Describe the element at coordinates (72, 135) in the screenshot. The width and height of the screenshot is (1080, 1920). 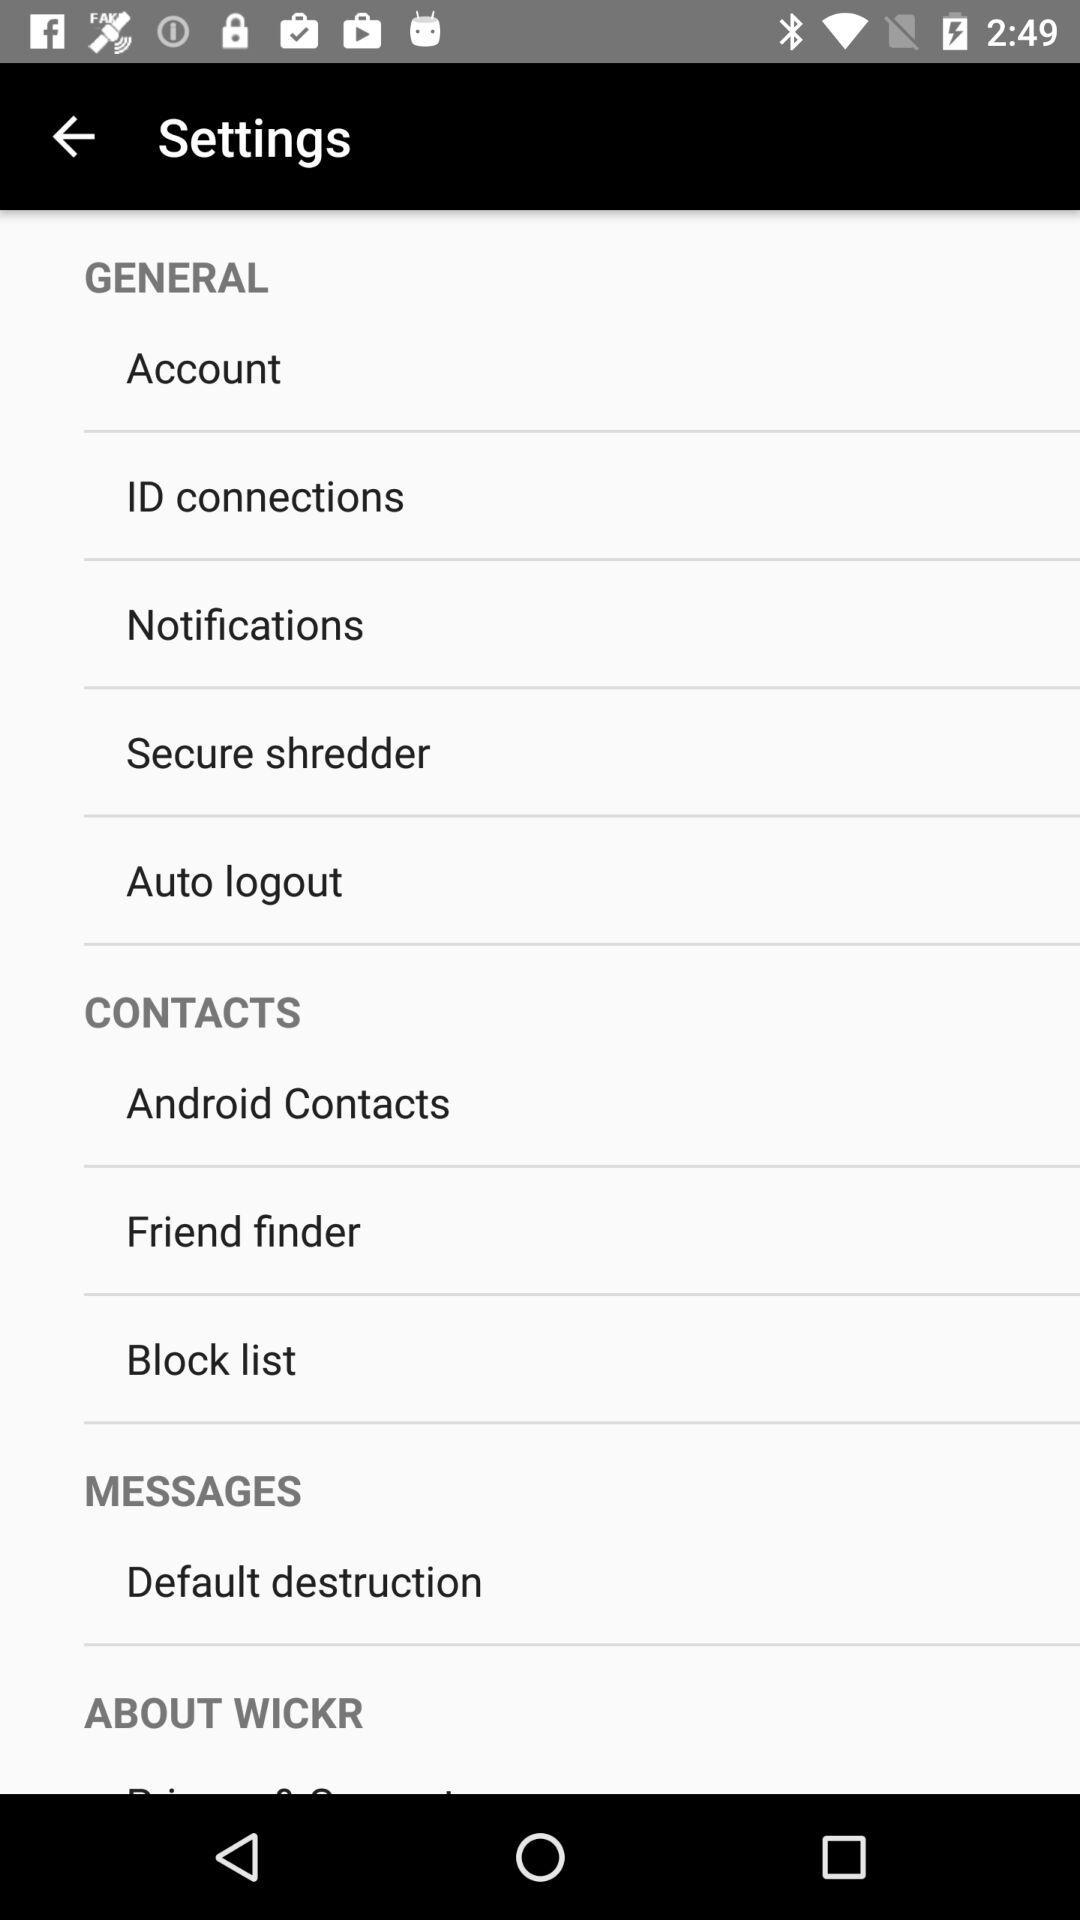
I see `icon next to settings app` at that location.